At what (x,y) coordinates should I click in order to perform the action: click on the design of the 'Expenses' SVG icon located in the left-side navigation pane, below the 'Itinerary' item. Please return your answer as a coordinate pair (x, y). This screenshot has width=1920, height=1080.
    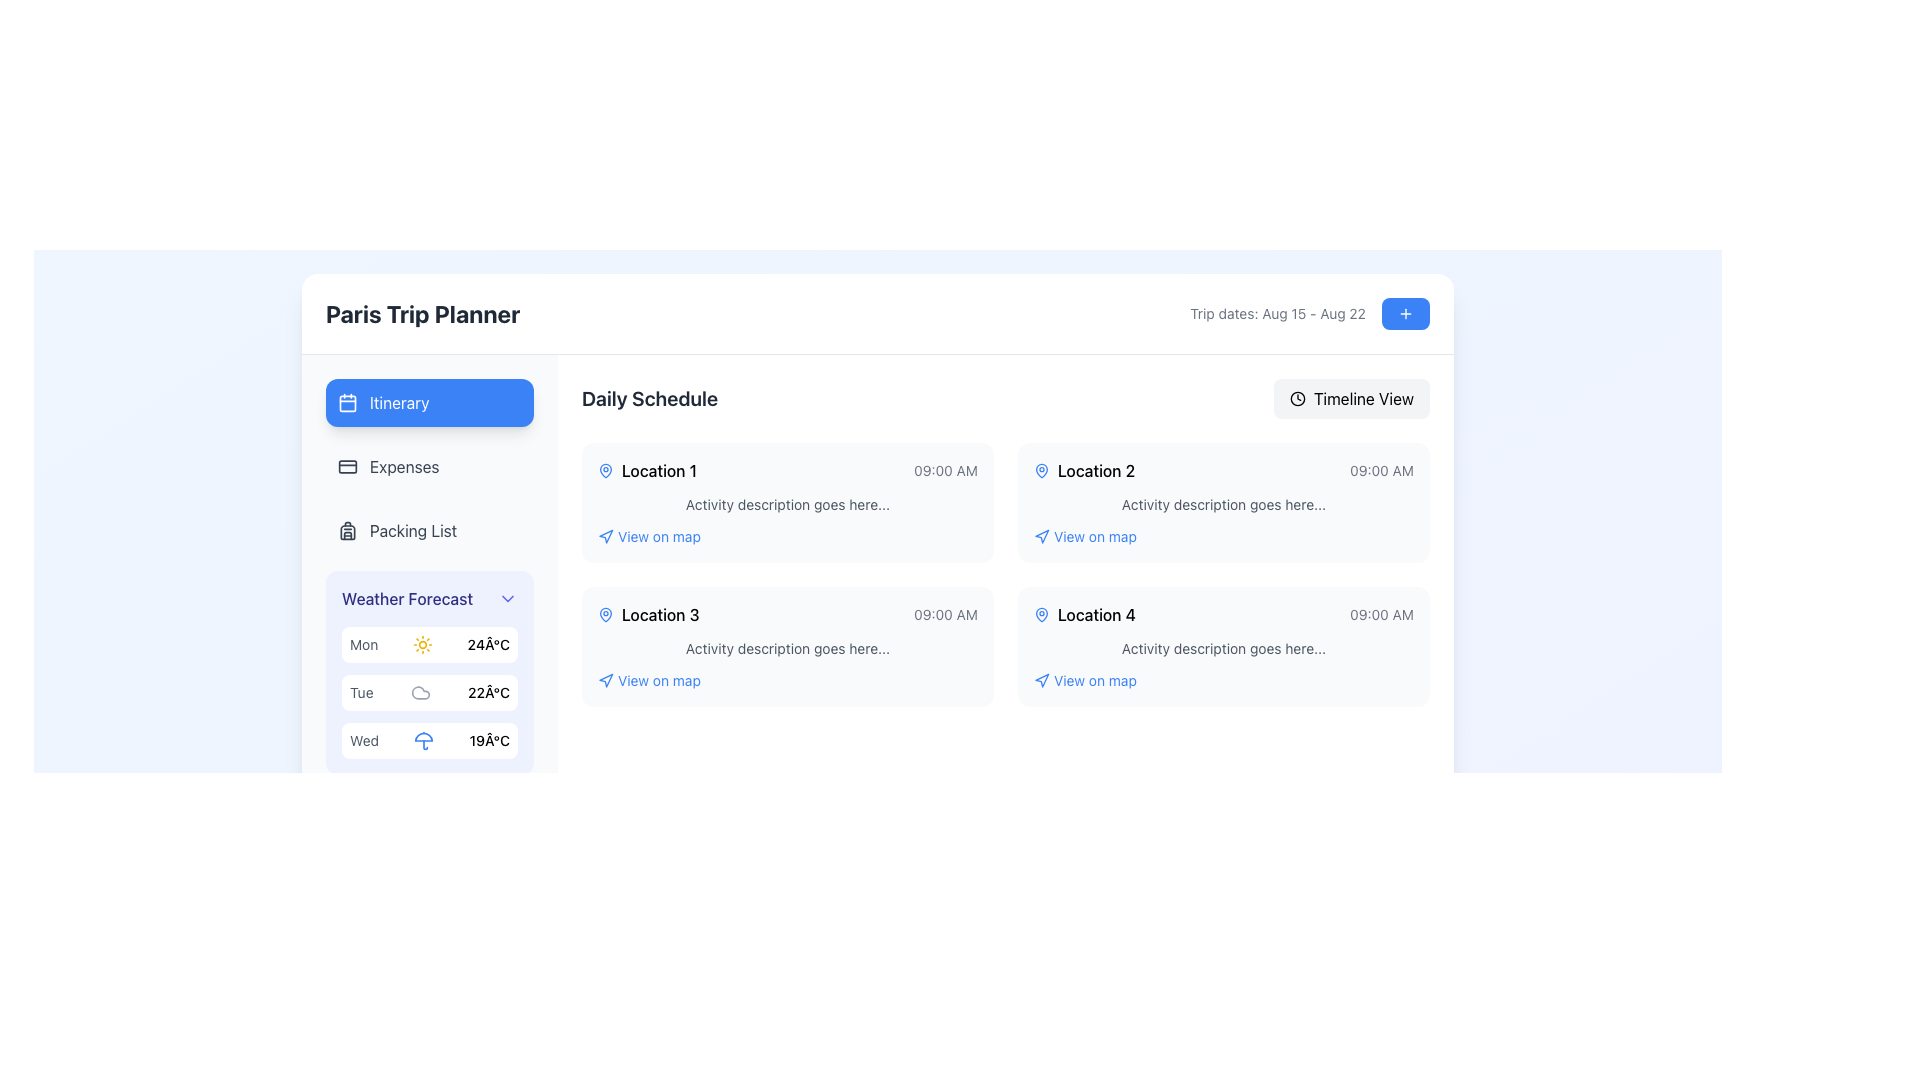
    Looking at the image, I should click on (347, 466).